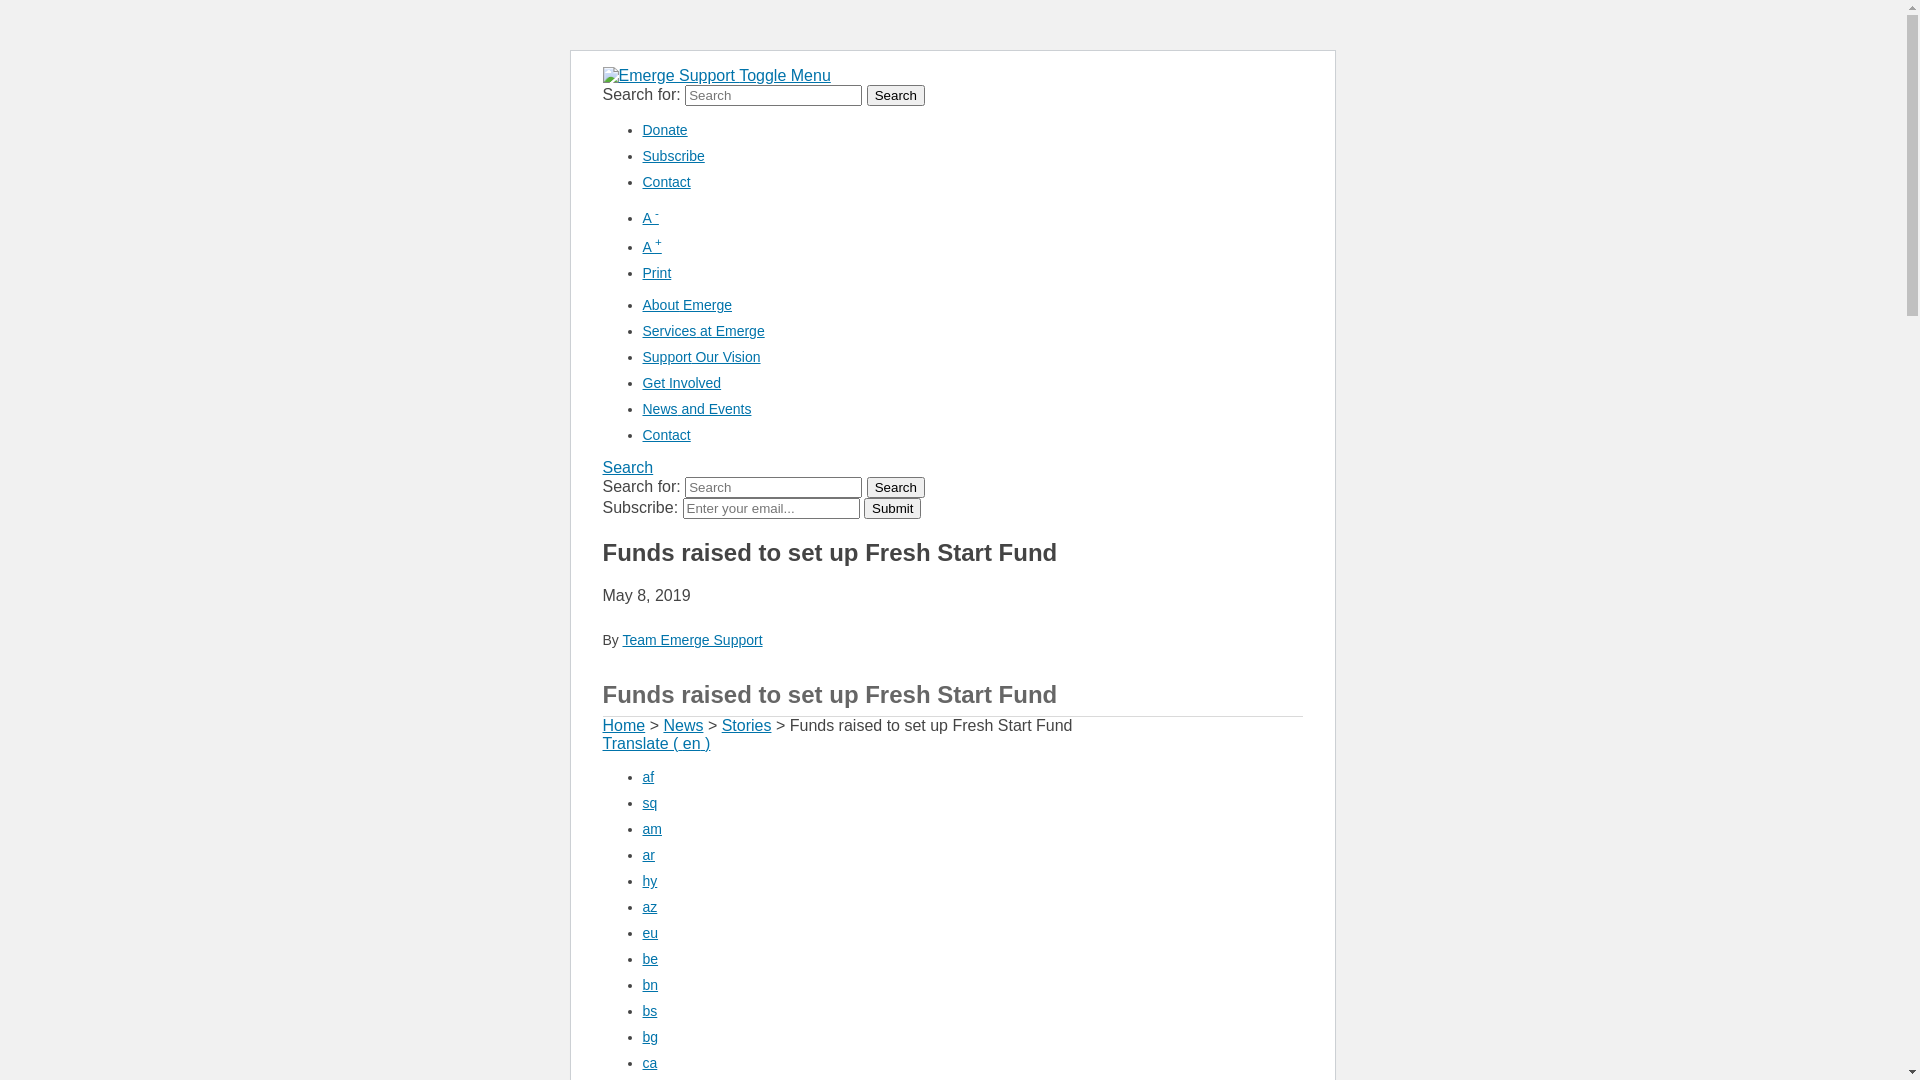 The height and width of the screenshot is (1080, 1920). Describe the element at coordinates (664, 130) in the screenshot. I see `'Donate'` at that location.